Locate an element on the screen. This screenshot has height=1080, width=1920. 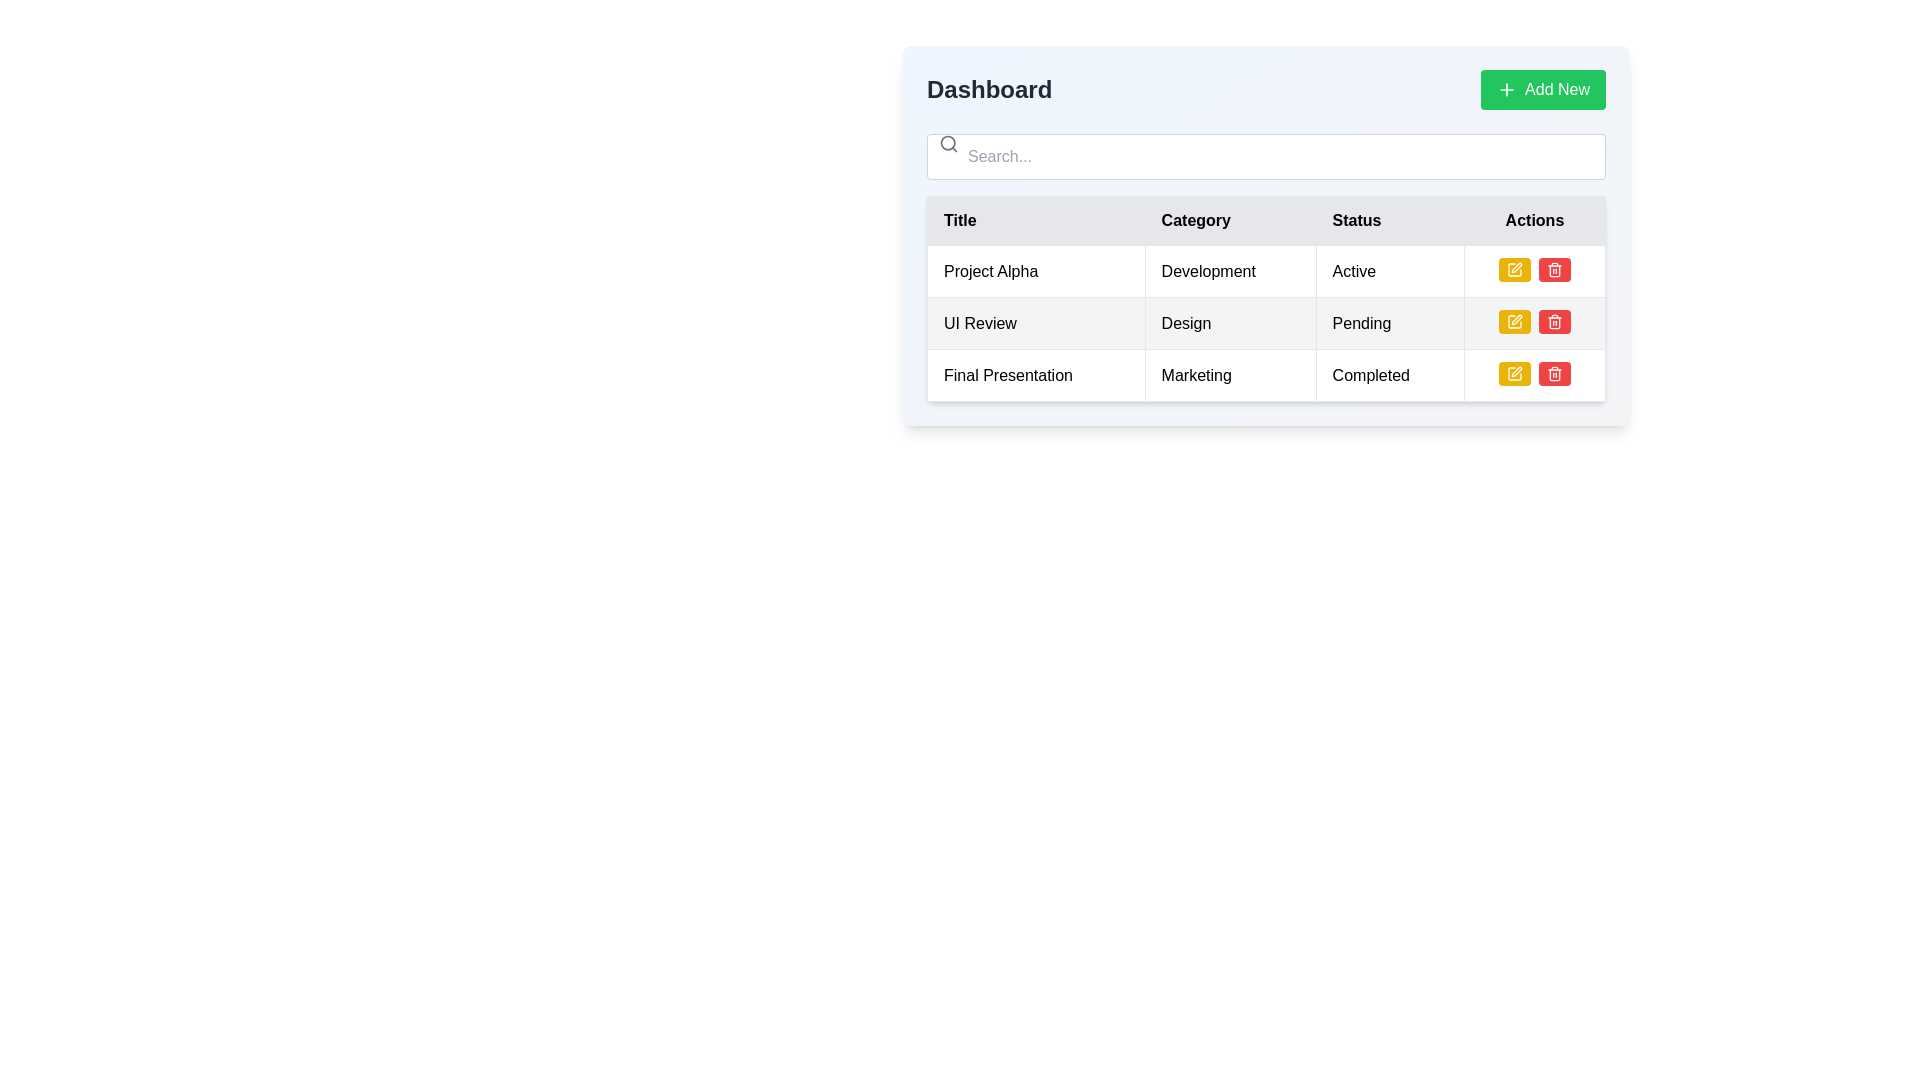
the vertical rectangle with a rounded design inside the trash bin icon located in the rightmost column of the action row in the dashboard table is located at coordinates (1554, 271).